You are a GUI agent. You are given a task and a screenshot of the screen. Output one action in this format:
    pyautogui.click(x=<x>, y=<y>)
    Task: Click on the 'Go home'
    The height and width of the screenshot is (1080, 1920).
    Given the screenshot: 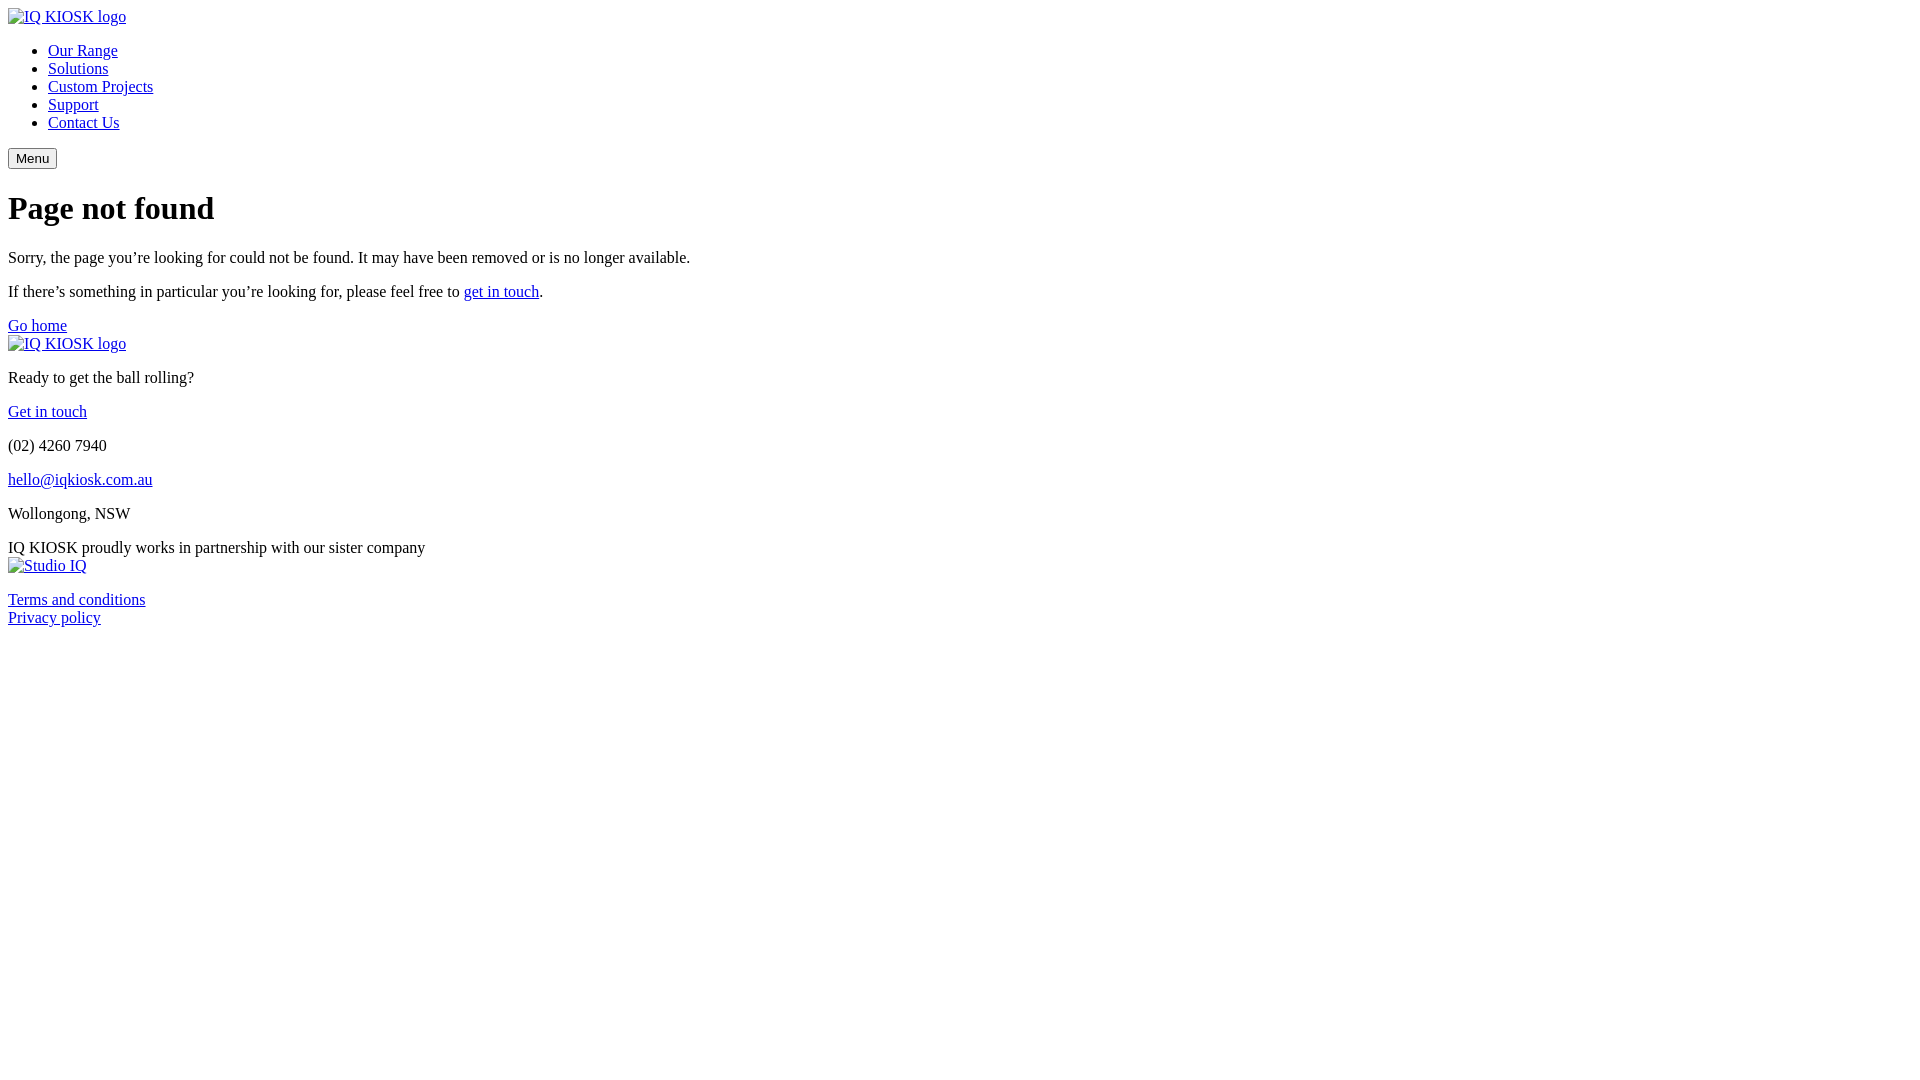 What is the action you would take?
    pyautogui.click(x=37, y=324)
    